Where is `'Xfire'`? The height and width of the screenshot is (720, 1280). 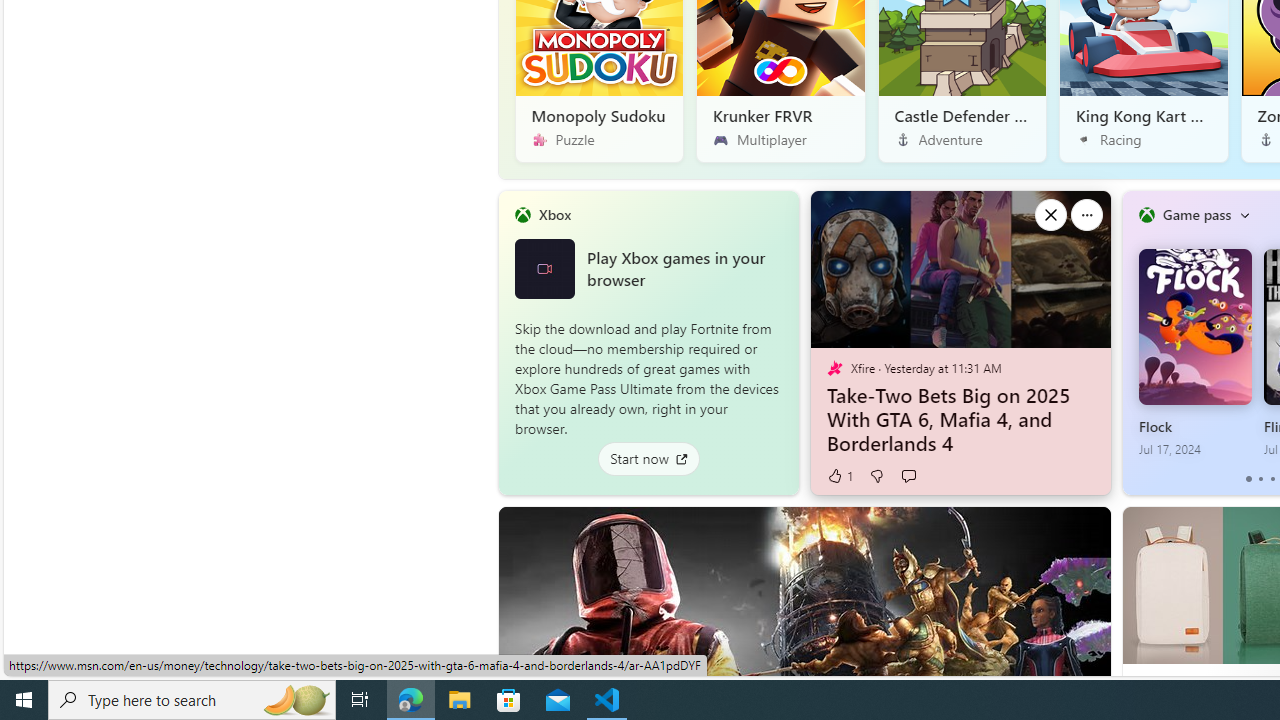
'Xfire' is located at coordinates (834, 367).